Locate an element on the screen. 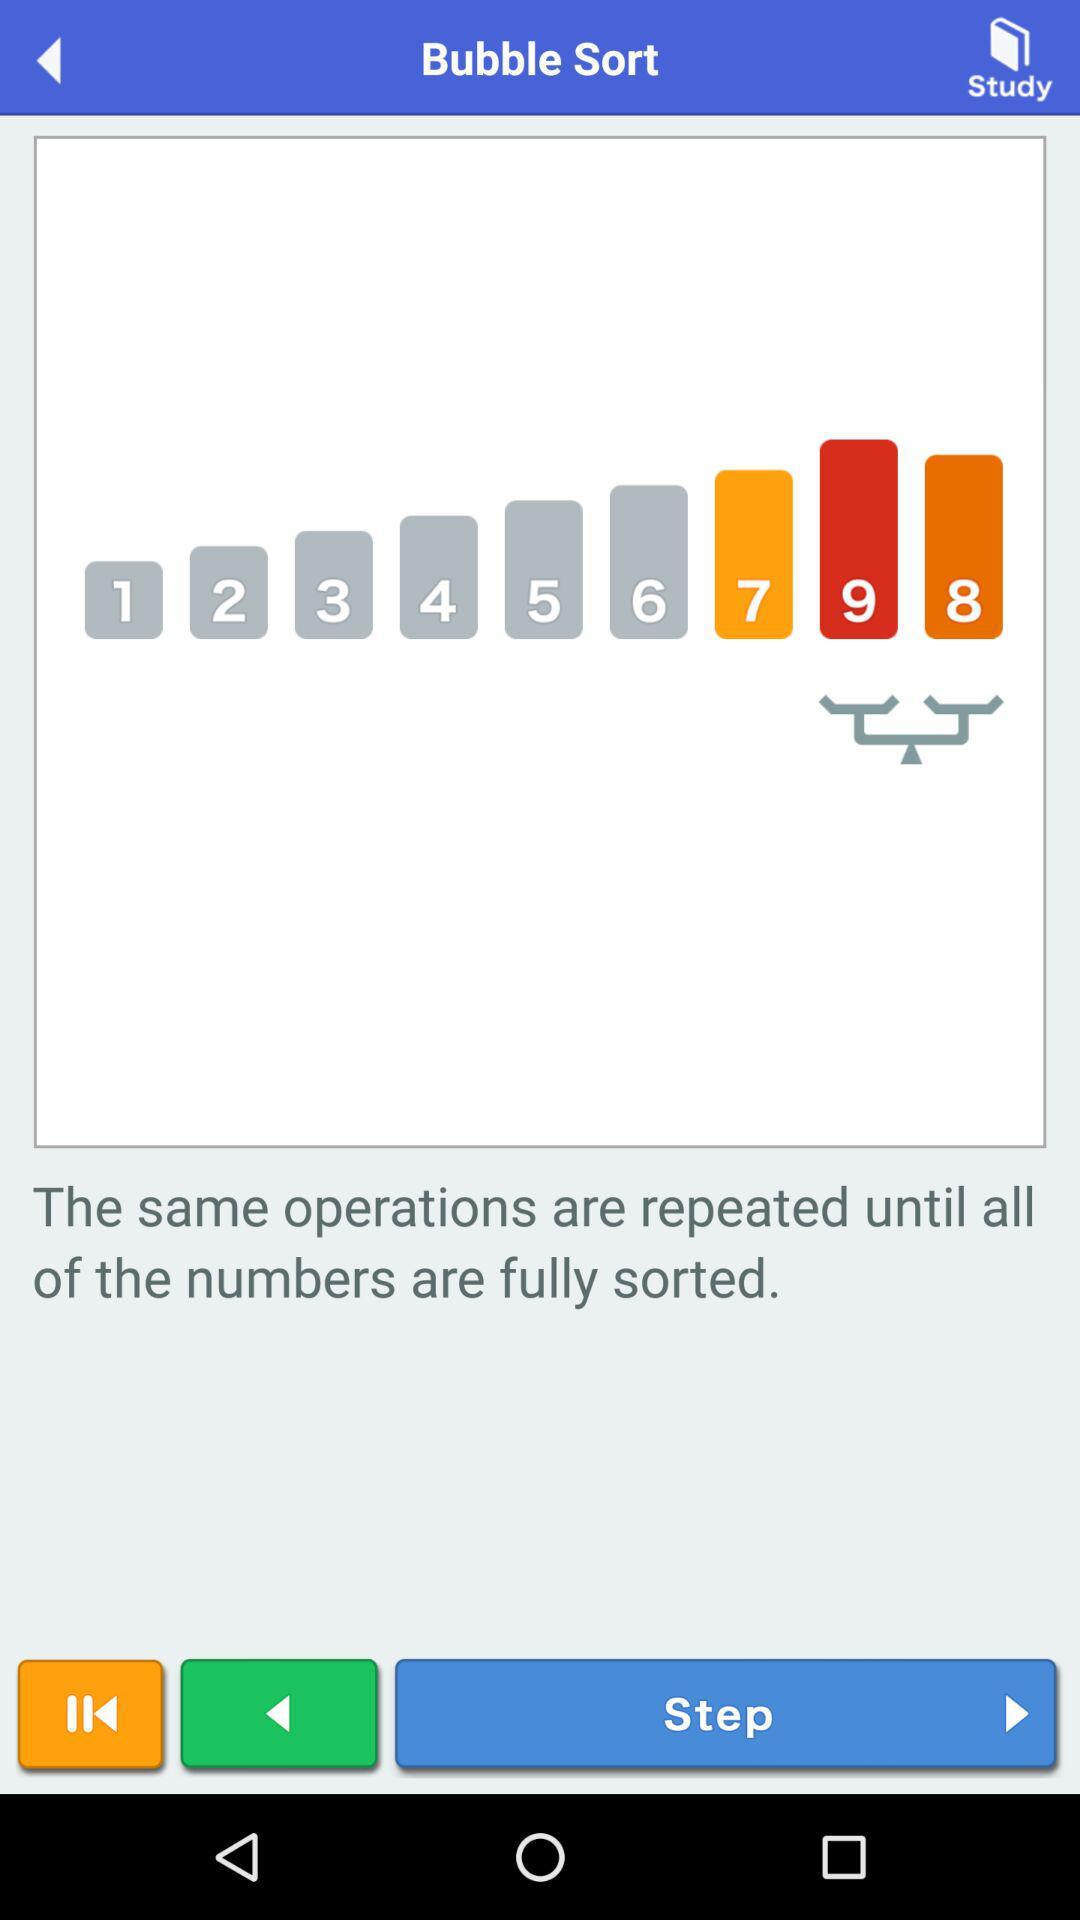  icon to the right of the bubble sort icon is located at coordinates (1010, 56).